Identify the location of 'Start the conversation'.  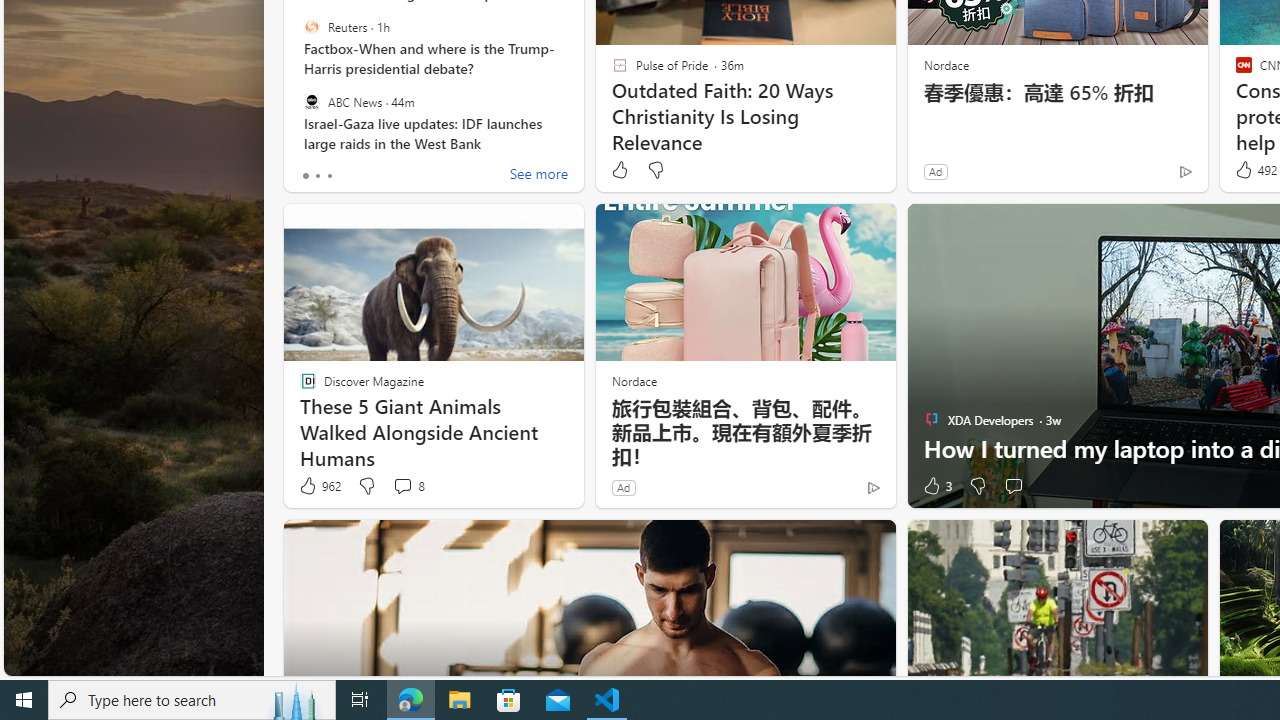
(1013, 486).